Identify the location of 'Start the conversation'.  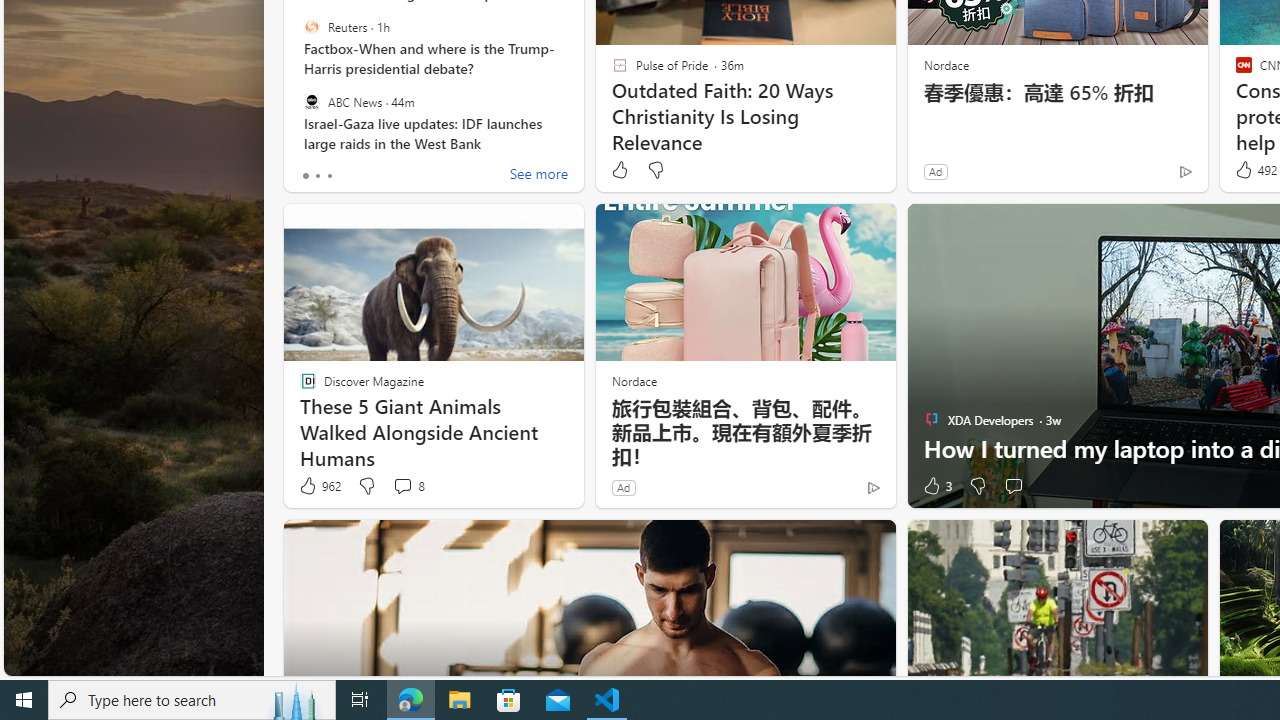
(1013, 486).